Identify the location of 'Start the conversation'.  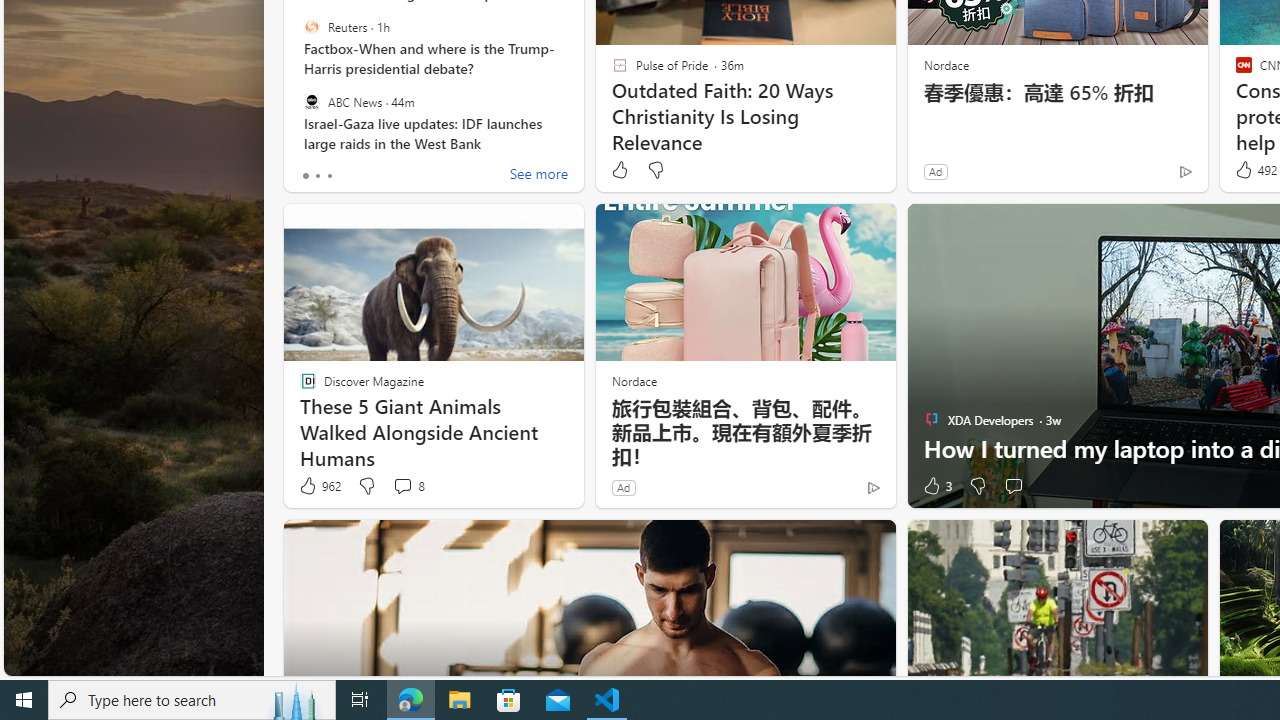
(1013, 486).